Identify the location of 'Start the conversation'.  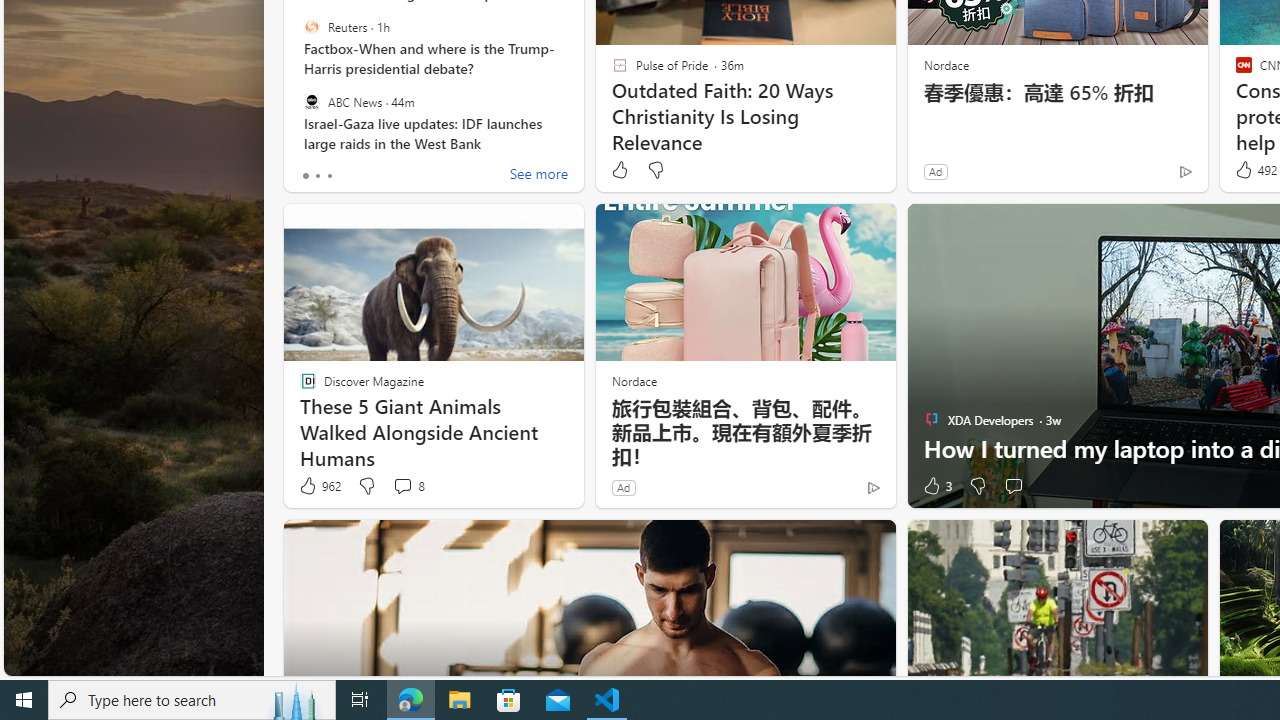
(1013, 486).